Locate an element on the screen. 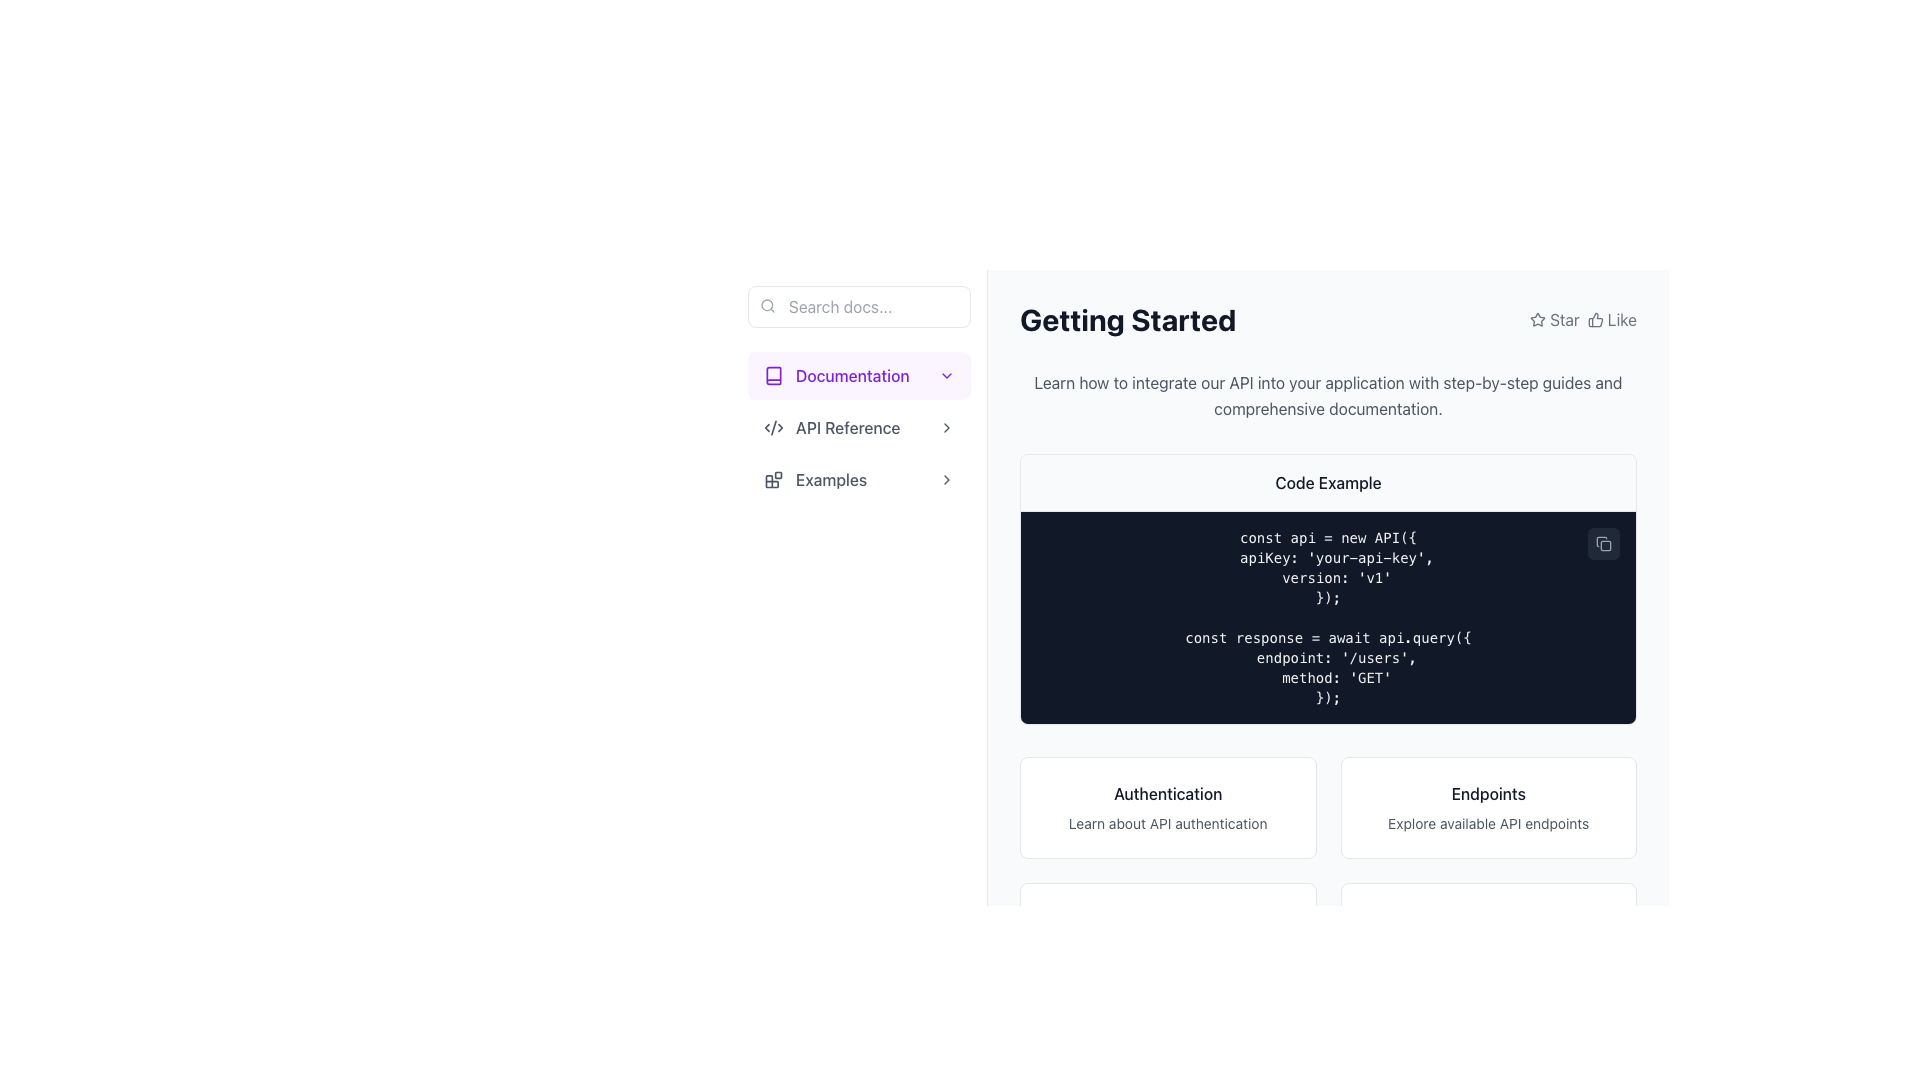 This screenshot has width=1920, height=1080. the 'Like' text label, which is styled in light gray and positioned to the right of the thumbs-up icon in the top-right corner of the interface is located at coordinates (1622, 319).